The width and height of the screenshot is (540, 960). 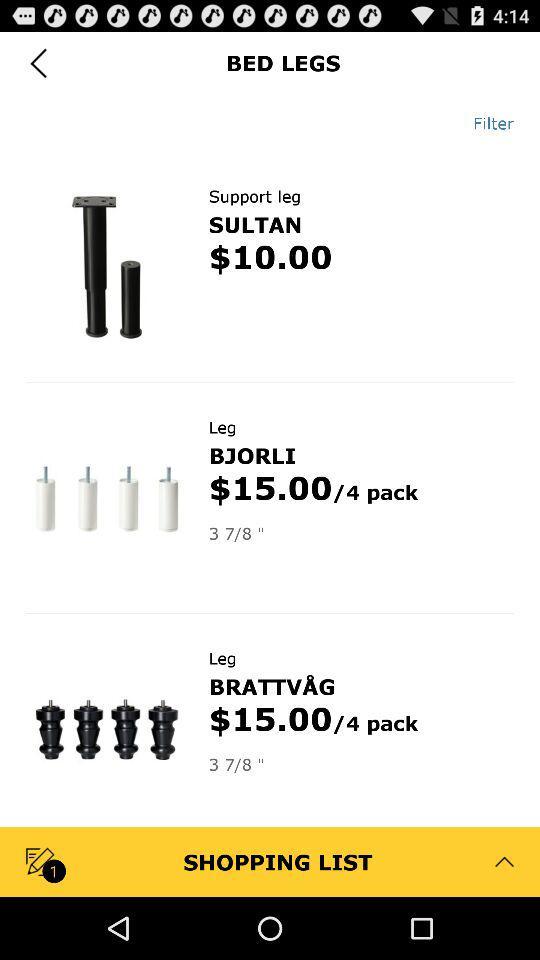 What do you see at coordinates (485, 122) in the screenshot?
I see `the filter` at bounding box center [485, 122].